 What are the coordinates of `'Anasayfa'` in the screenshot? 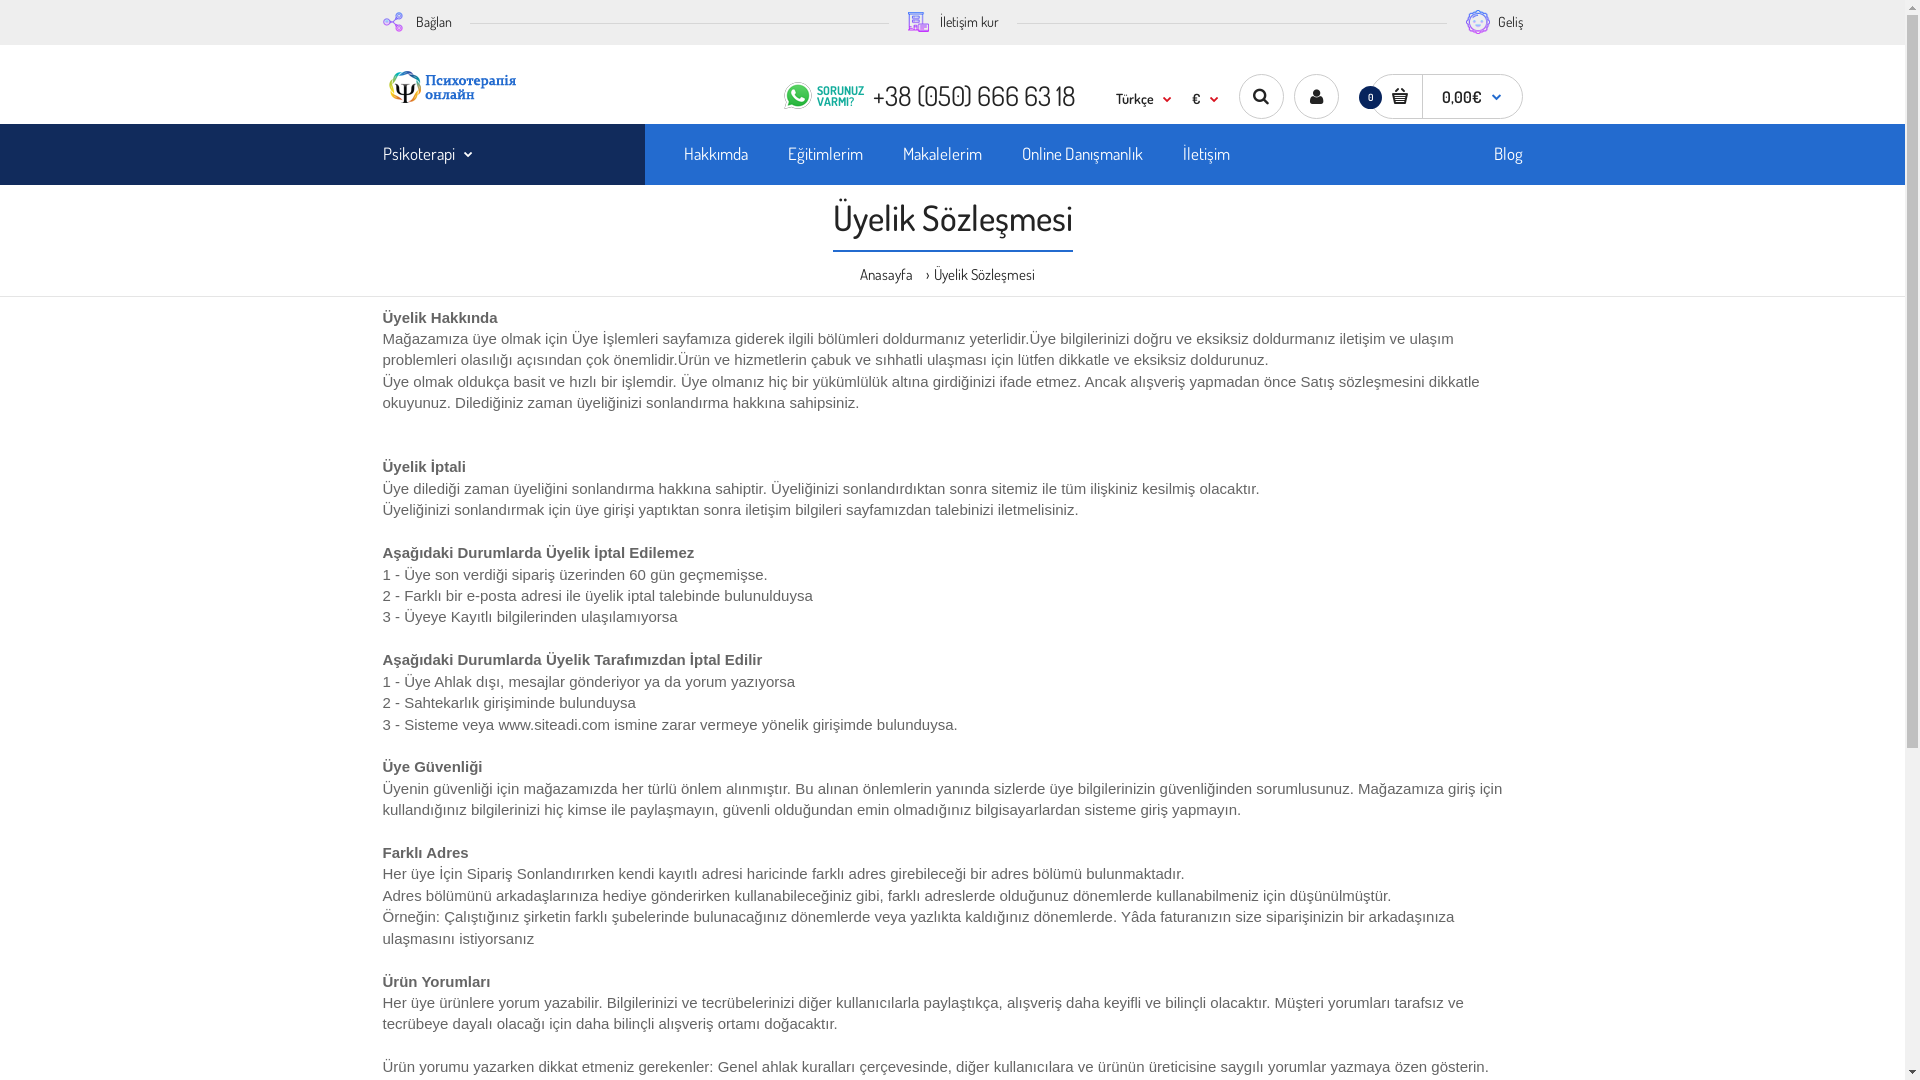 It's located at (885, 273).